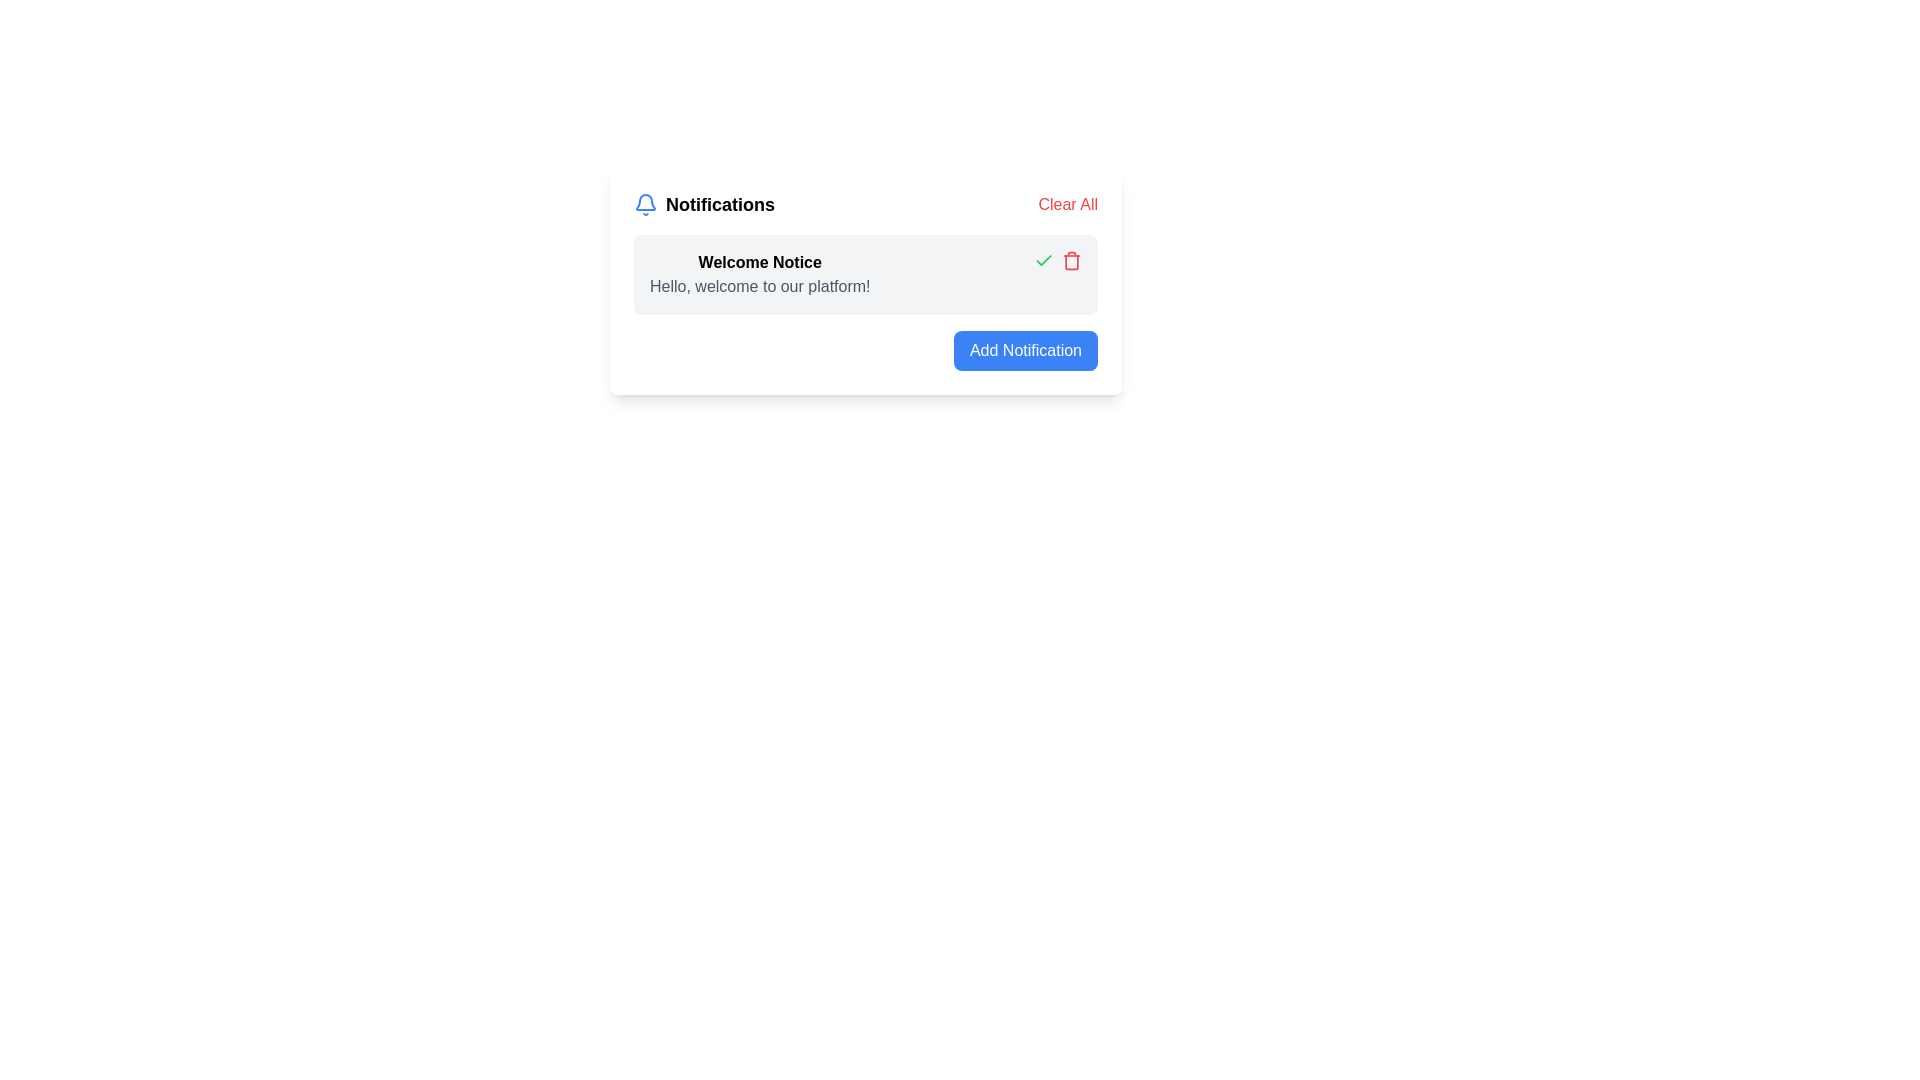 Image resolution: width=1920 pixels, height=1080 pixels. Describe the element at coordinates (646, 204) in the screenshot. I see `the blue bell icon located to the left of the 'Notifications' text in the notification panel` at that location.